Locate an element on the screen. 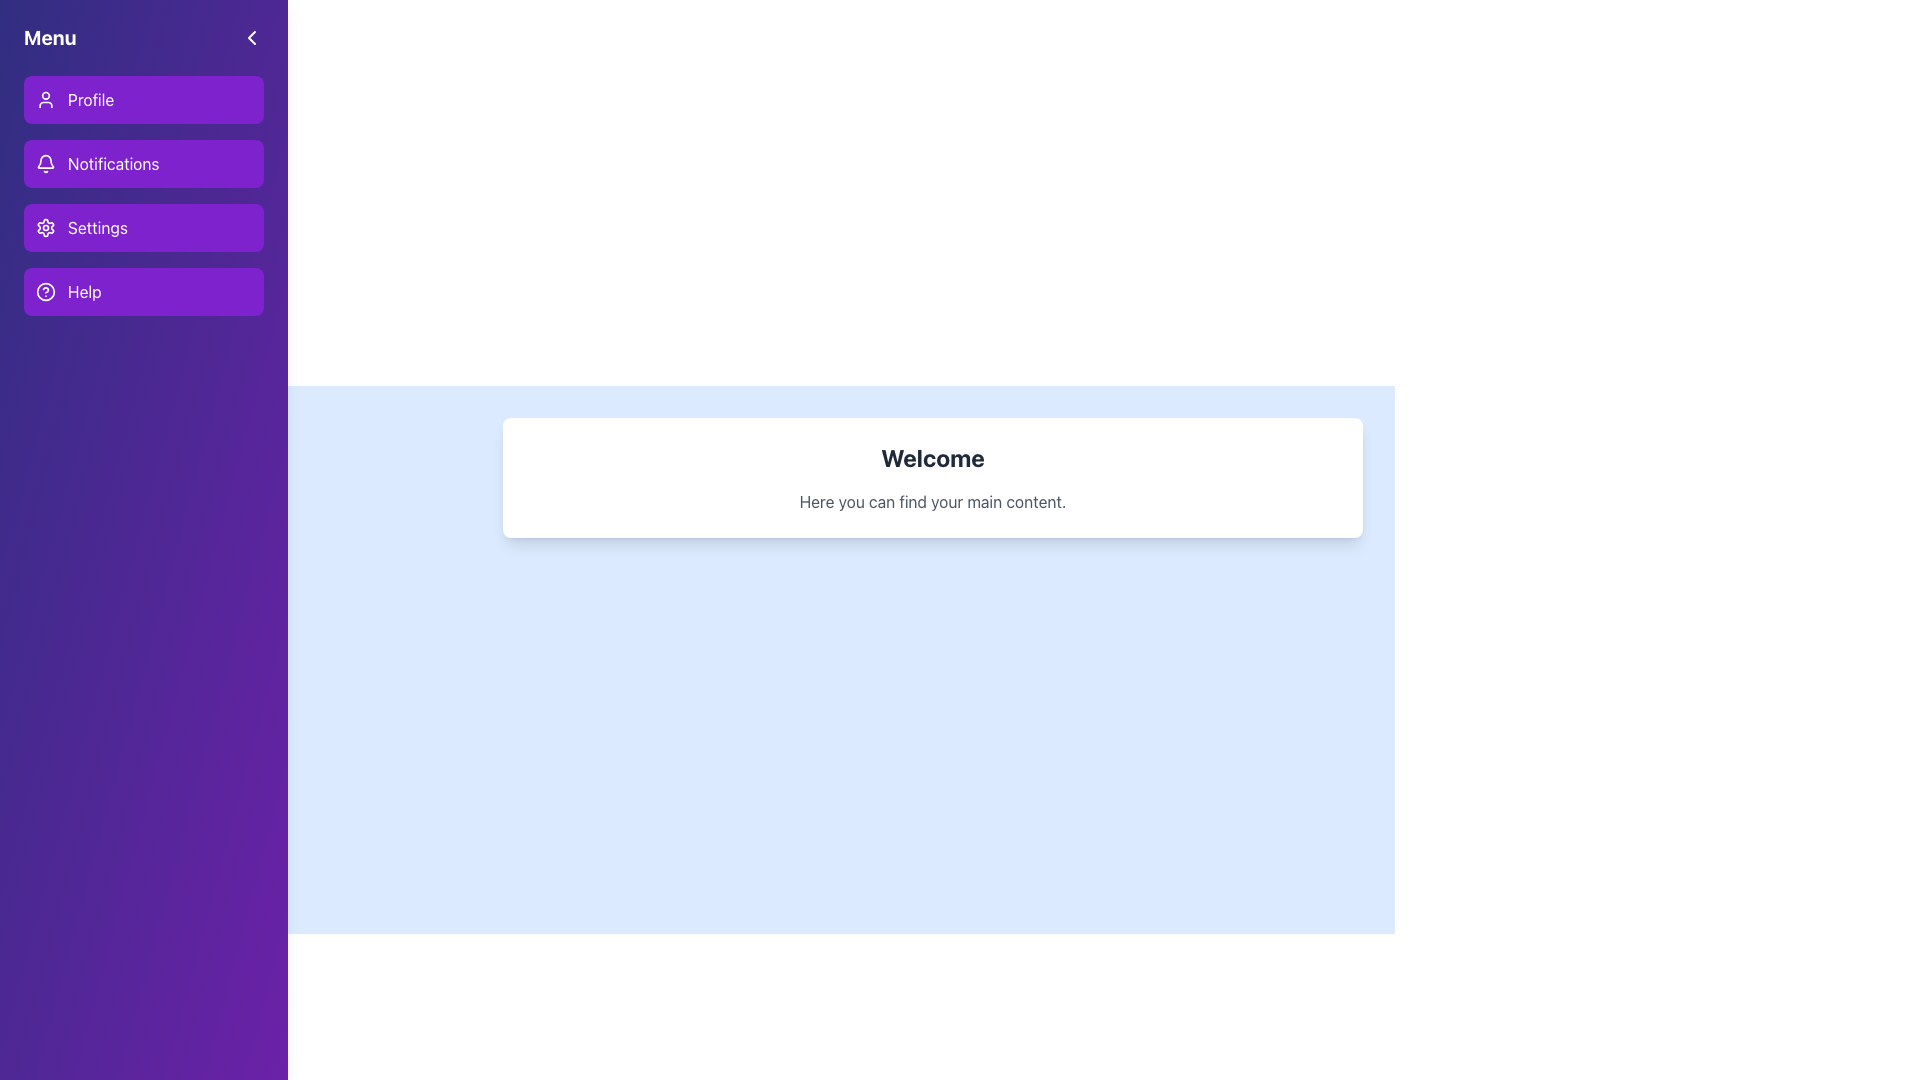  the navigation button located in the top-right corner of the side menu panel is located at coordinates (251, 38).